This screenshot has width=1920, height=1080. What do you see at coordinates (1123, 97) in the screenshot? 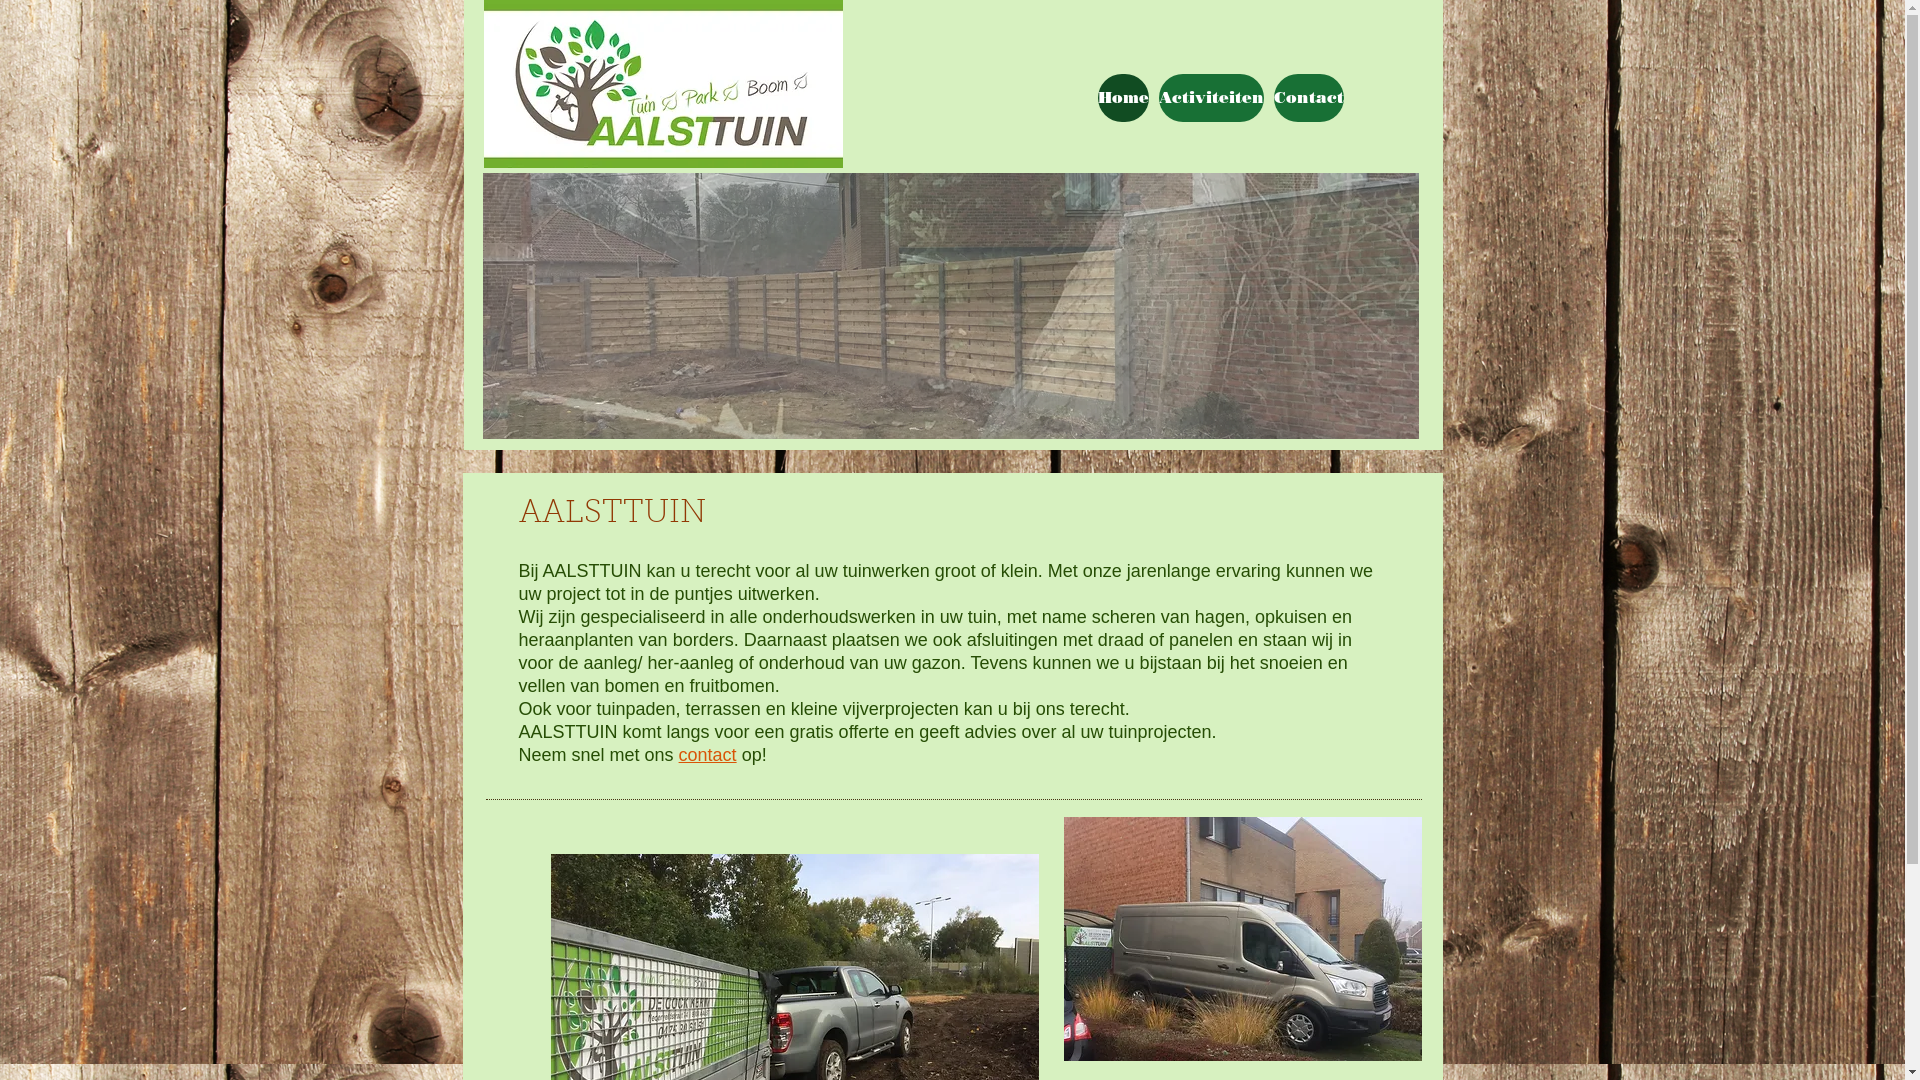
I see `'Home'` at bounding box center [1123, 97].